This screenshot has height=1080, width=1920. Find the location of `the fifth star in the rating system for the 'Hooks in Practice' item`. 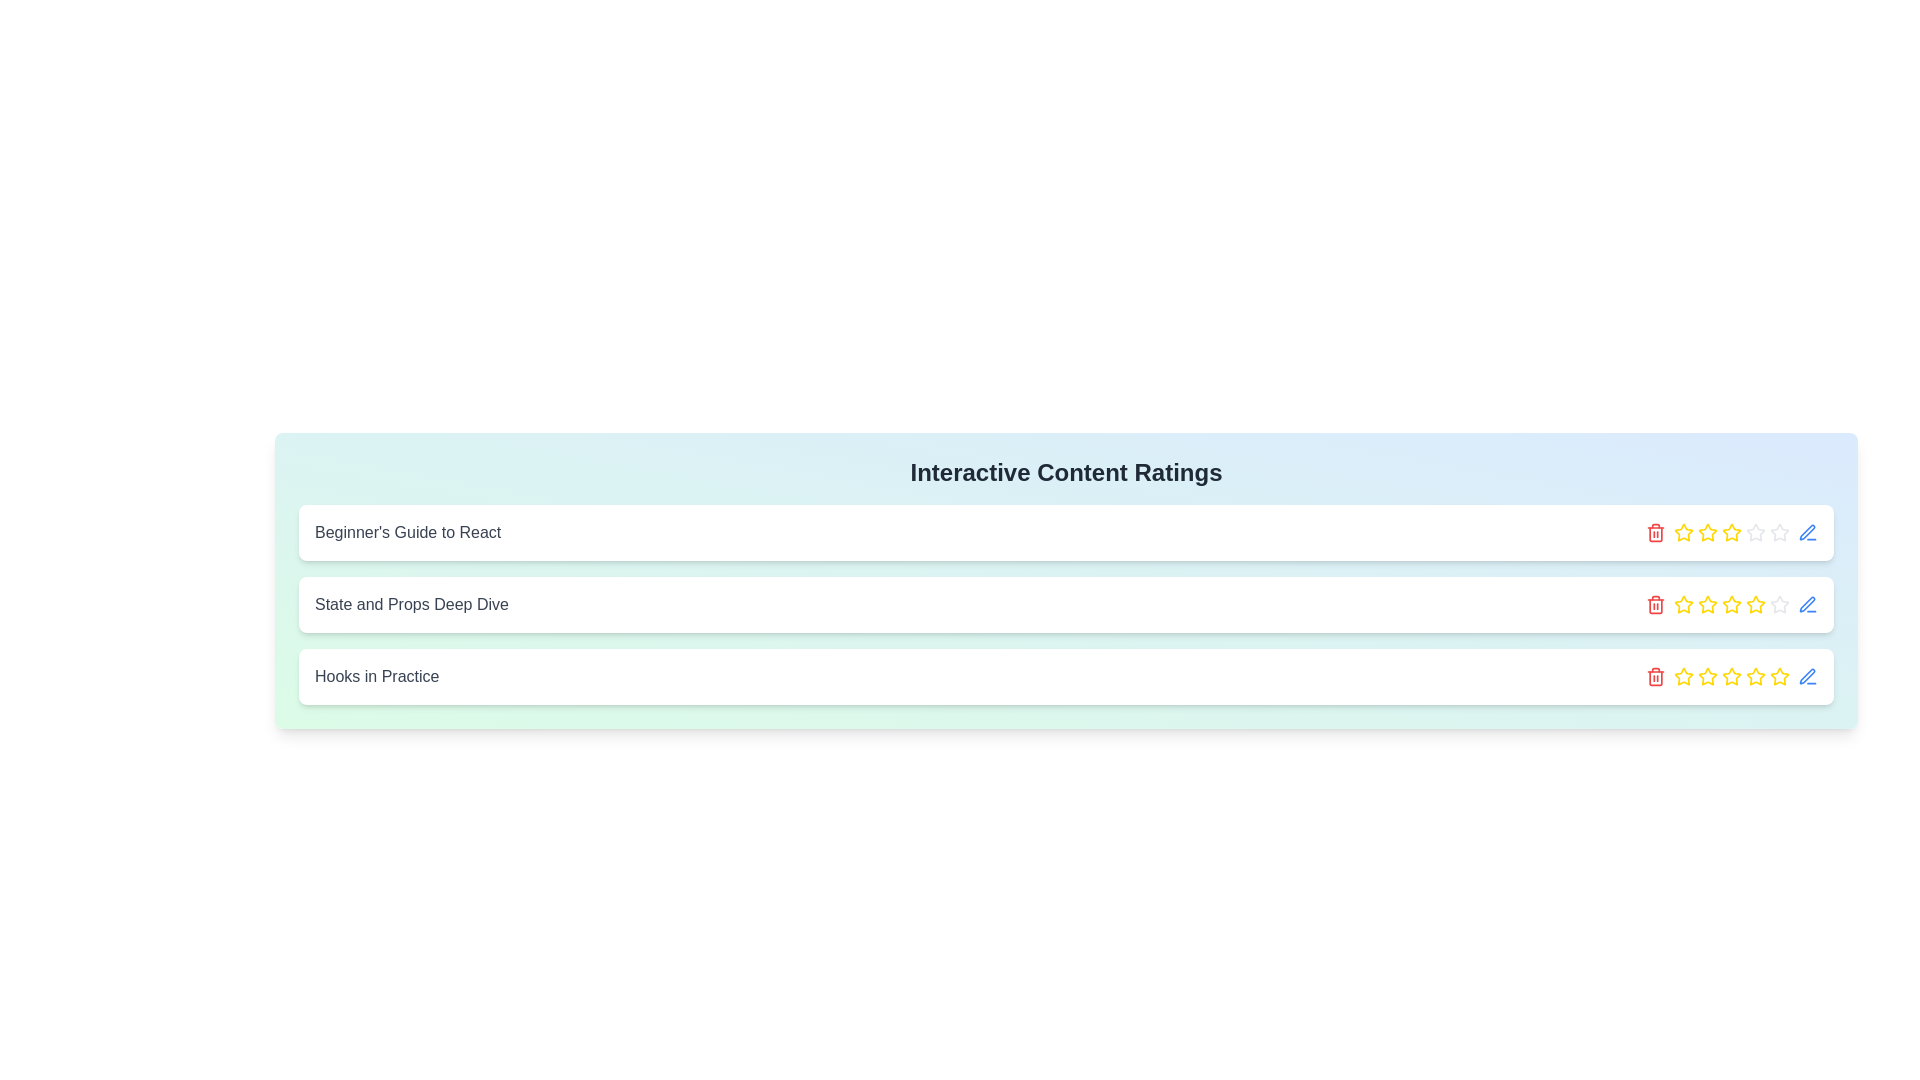

the fifth star in the rating system for the 'Hooks in Practice' item is located at coordinates (1755, 675).